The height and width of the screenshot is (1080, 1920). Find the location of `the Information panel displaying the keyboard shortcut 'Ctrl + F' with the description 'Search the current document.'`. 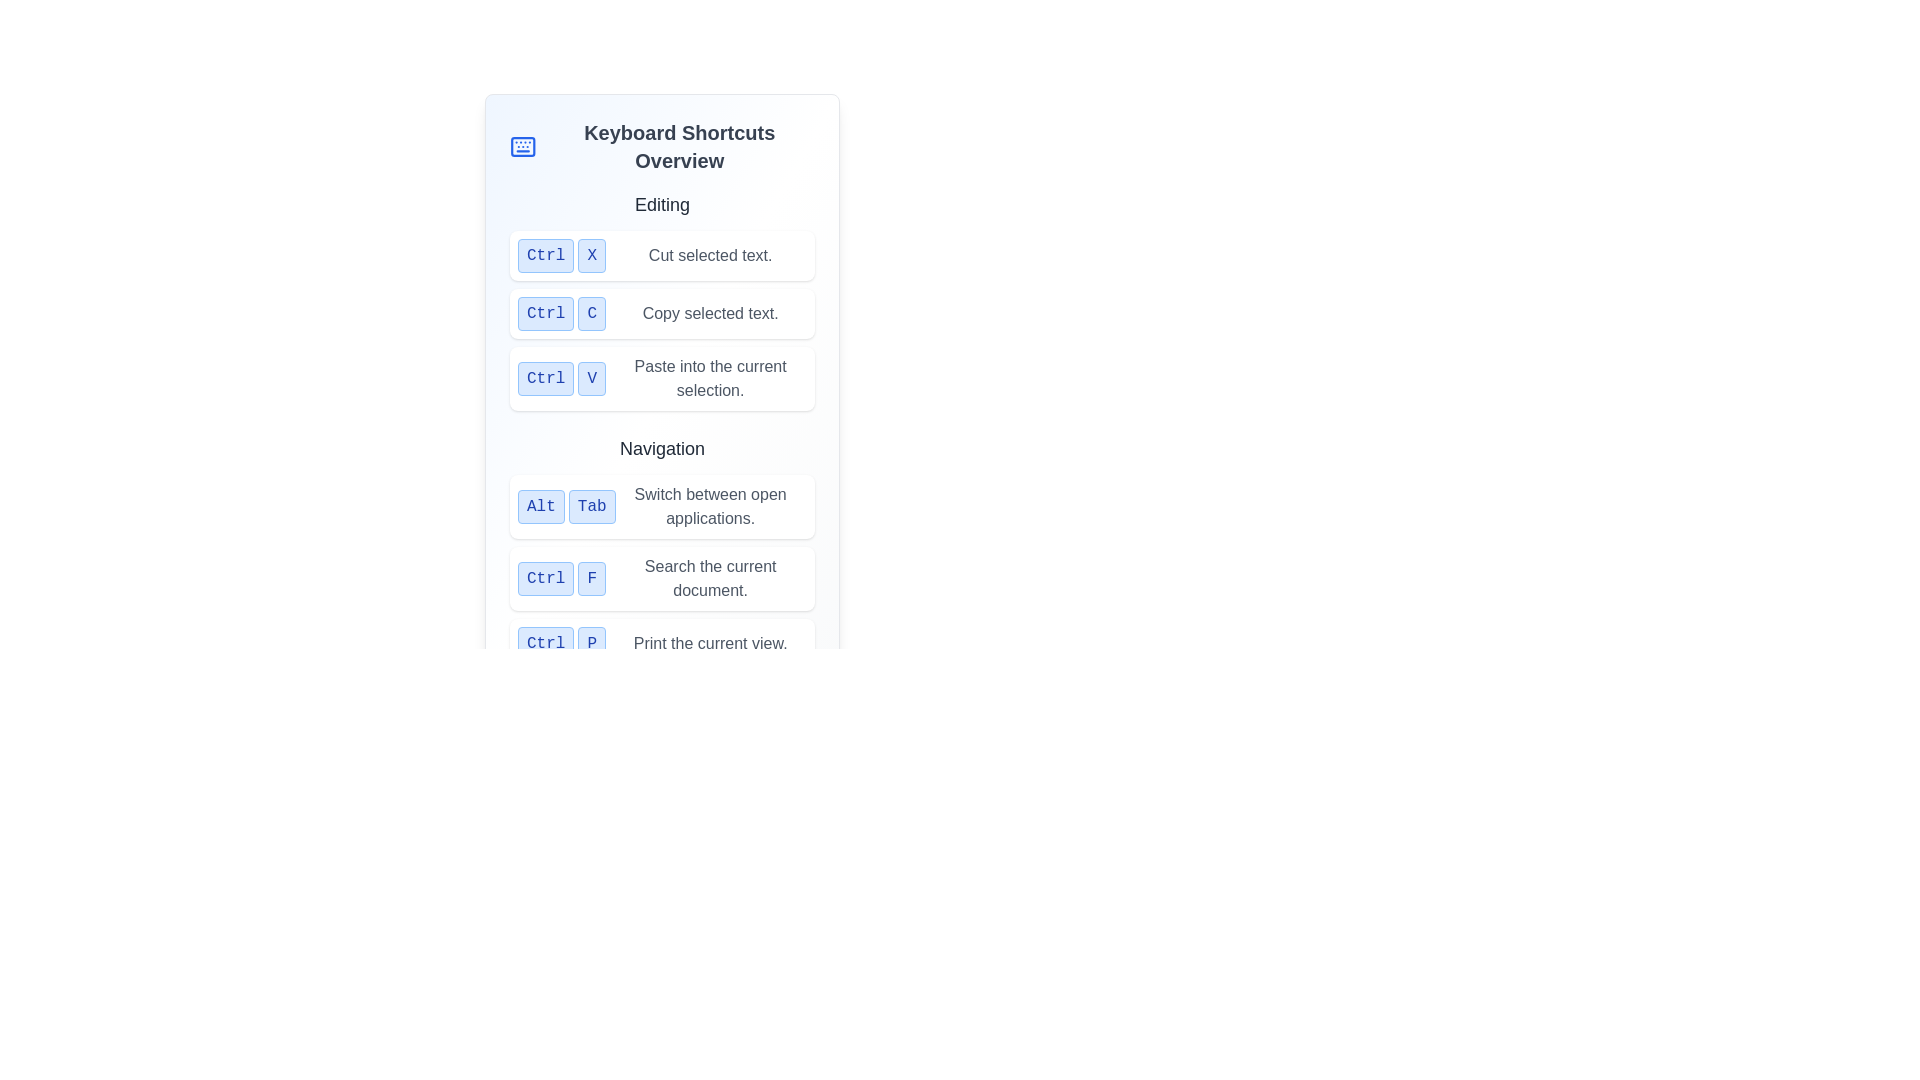

the Information panel displaying the keyboard shortcut 'Ctrl + F' with the description 'Search the current document.' is located at coordinates (662, 578).